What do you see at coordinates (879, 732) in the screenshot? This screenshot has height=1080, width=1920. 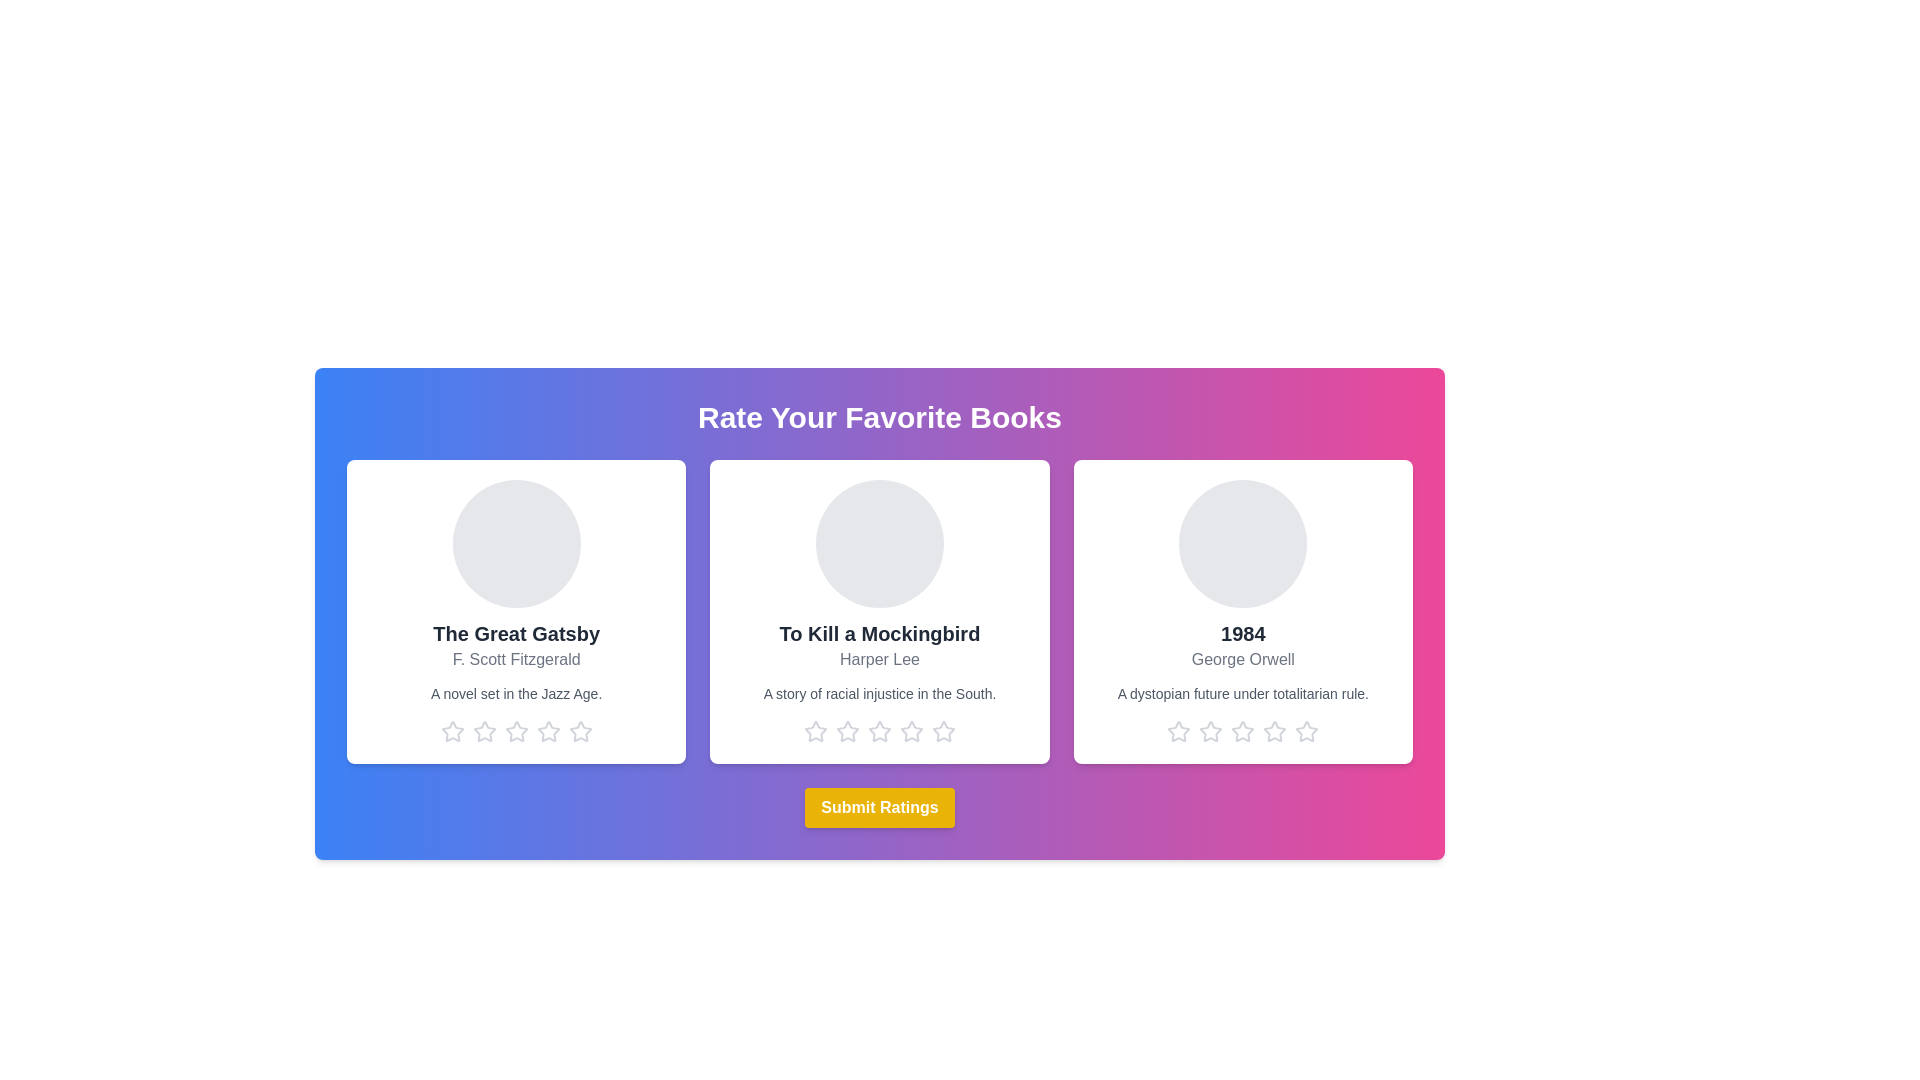 I see `the star corresponding to the rating 3 for the book titled To Kill a Mockingbird` at bounding box center [879, 732].